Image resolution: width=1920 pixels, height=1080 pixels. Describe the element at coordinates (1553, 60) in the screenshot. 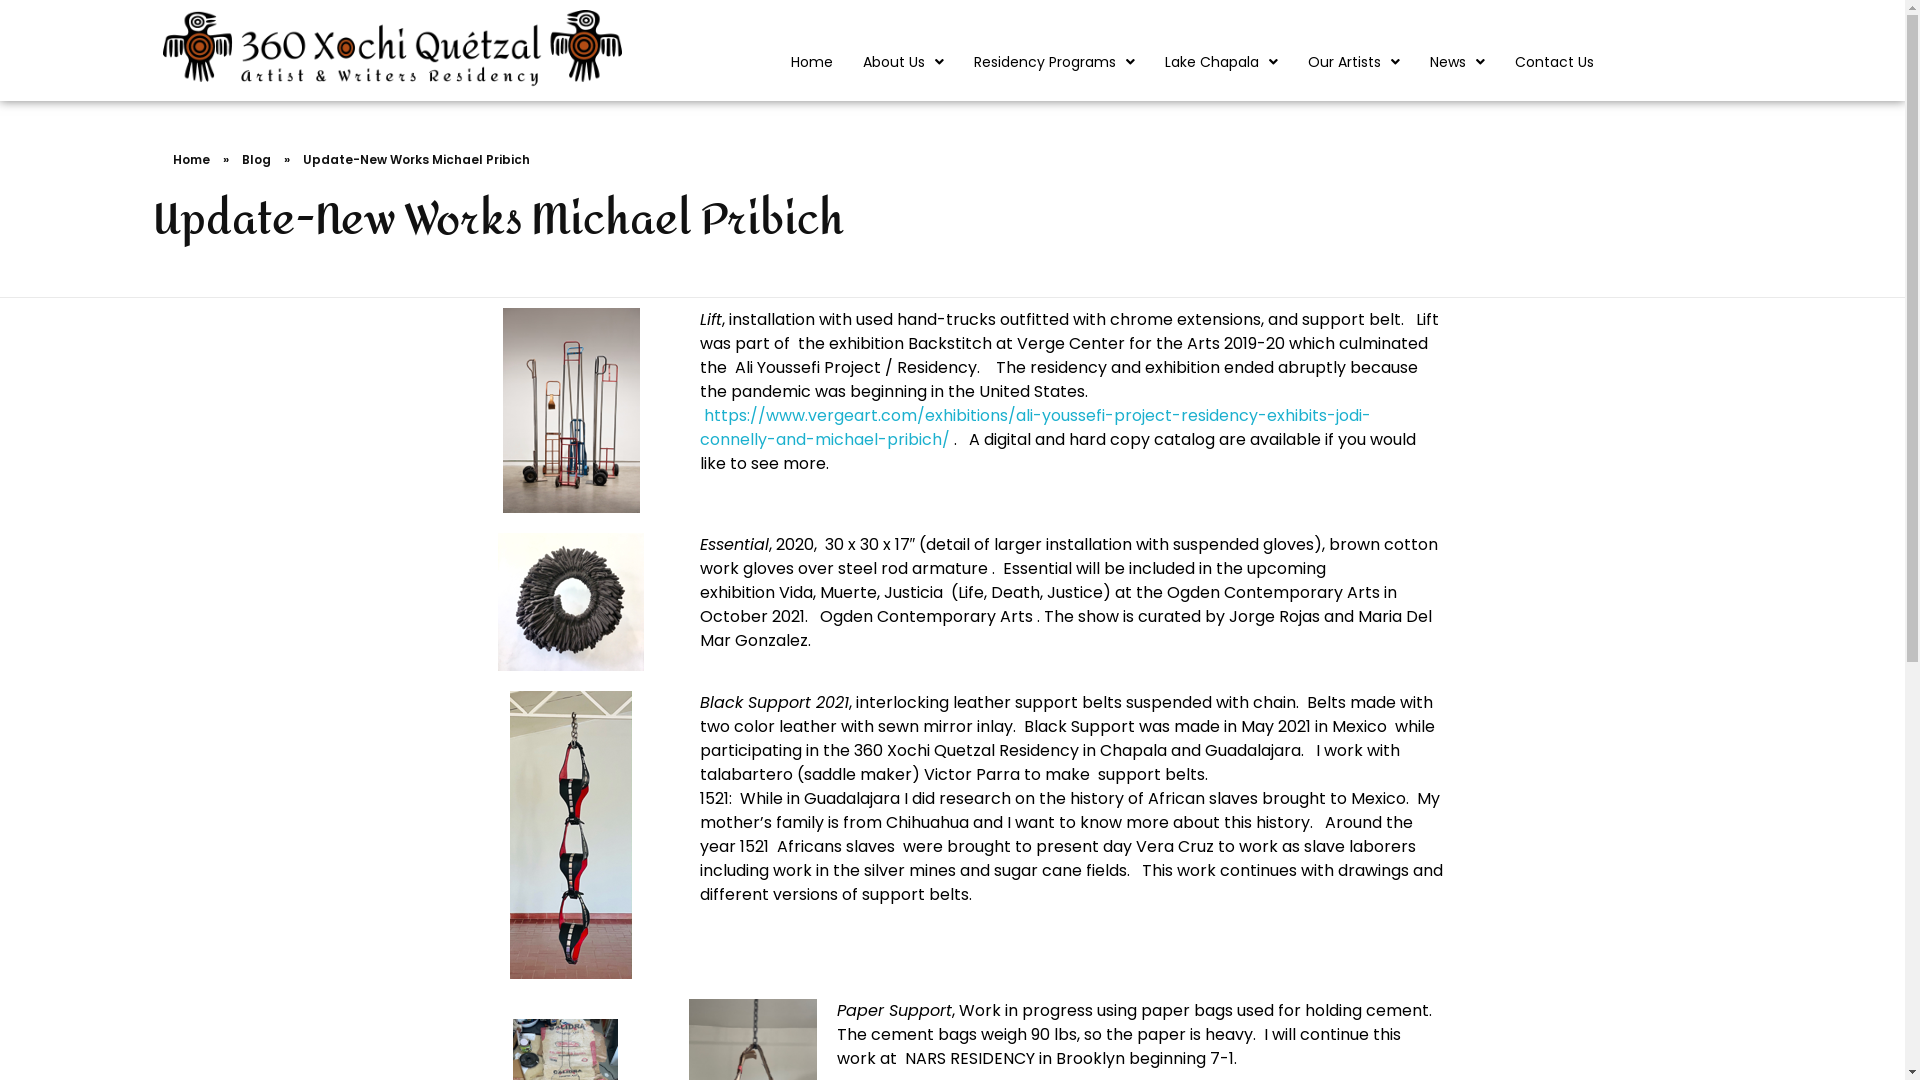

I see `'Contact Us'` at that location.